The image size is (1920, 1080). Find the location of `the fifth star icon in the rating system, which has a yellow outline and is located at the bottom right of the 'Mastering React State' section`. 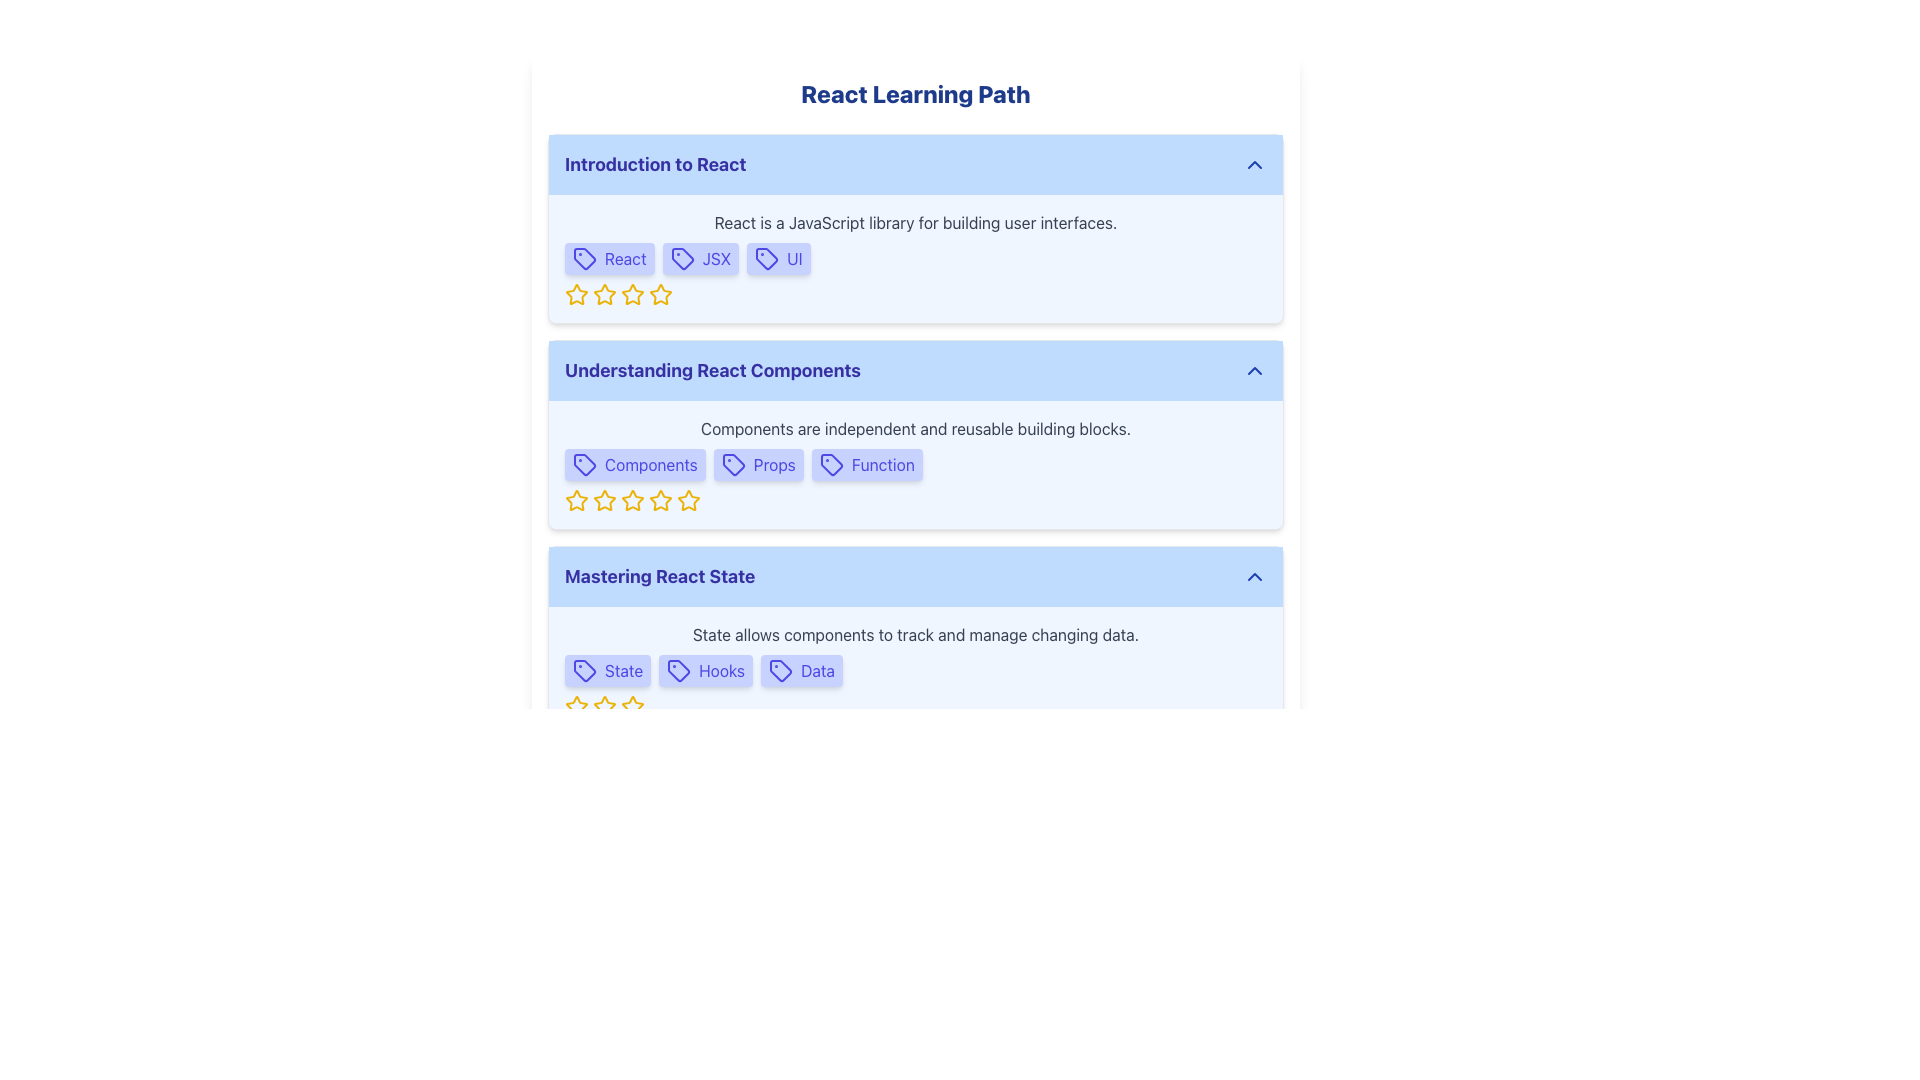

the fifth star icon in the rating system, which has a yellow outline and is located at the bottom right of the 'Mastering React State' section is located at coordinates (603, 705).